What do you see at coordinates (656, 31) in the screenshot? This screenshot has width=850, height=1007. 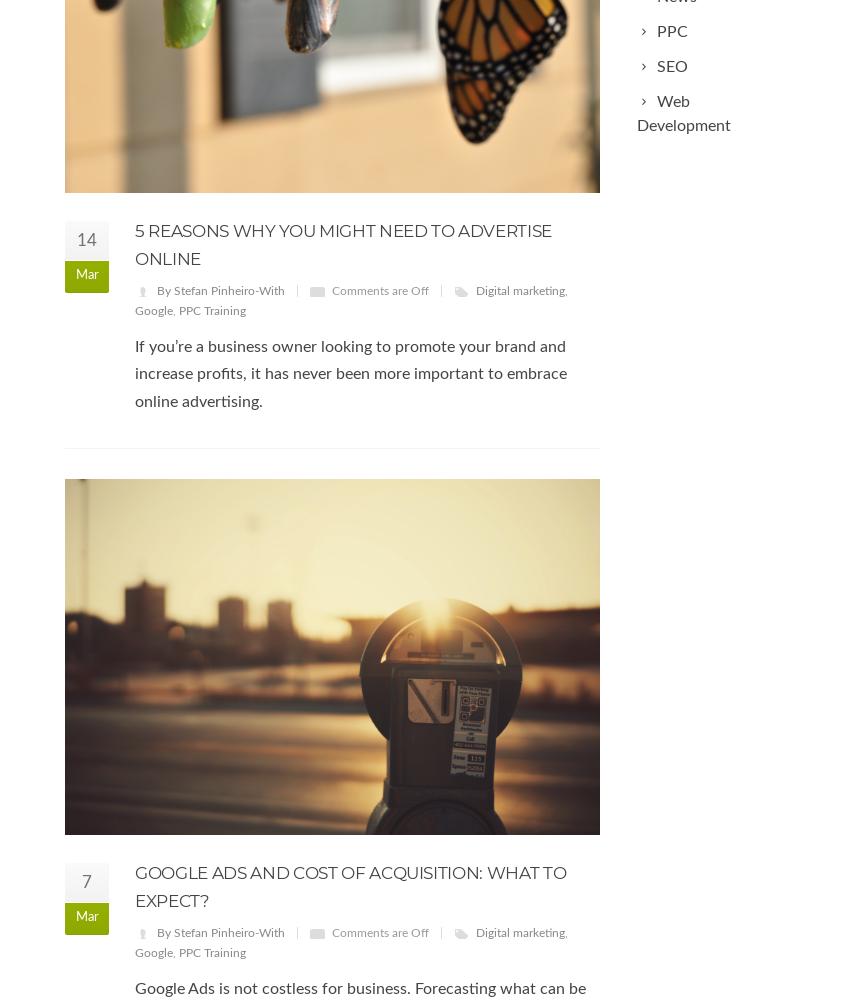 I see `'PPC'` at bounding box center [656, 31].